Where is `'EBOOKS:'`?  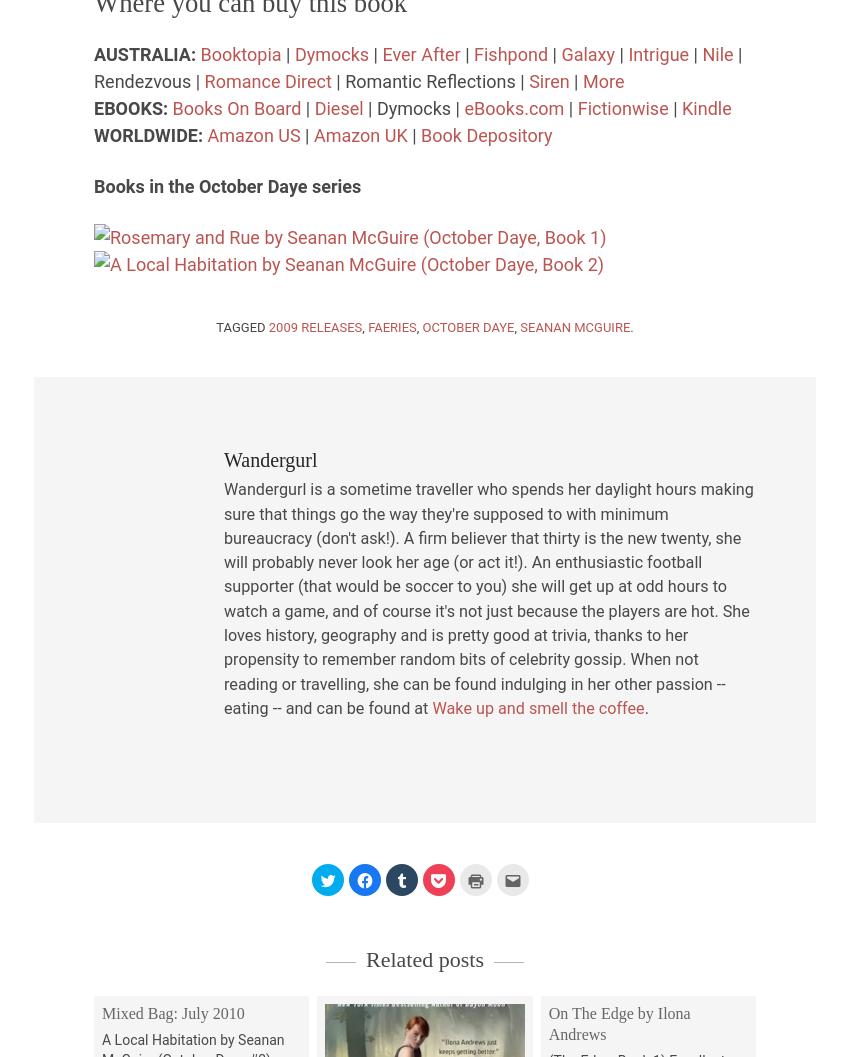 'EBOOKS:' is located at coordinates (130, 106).